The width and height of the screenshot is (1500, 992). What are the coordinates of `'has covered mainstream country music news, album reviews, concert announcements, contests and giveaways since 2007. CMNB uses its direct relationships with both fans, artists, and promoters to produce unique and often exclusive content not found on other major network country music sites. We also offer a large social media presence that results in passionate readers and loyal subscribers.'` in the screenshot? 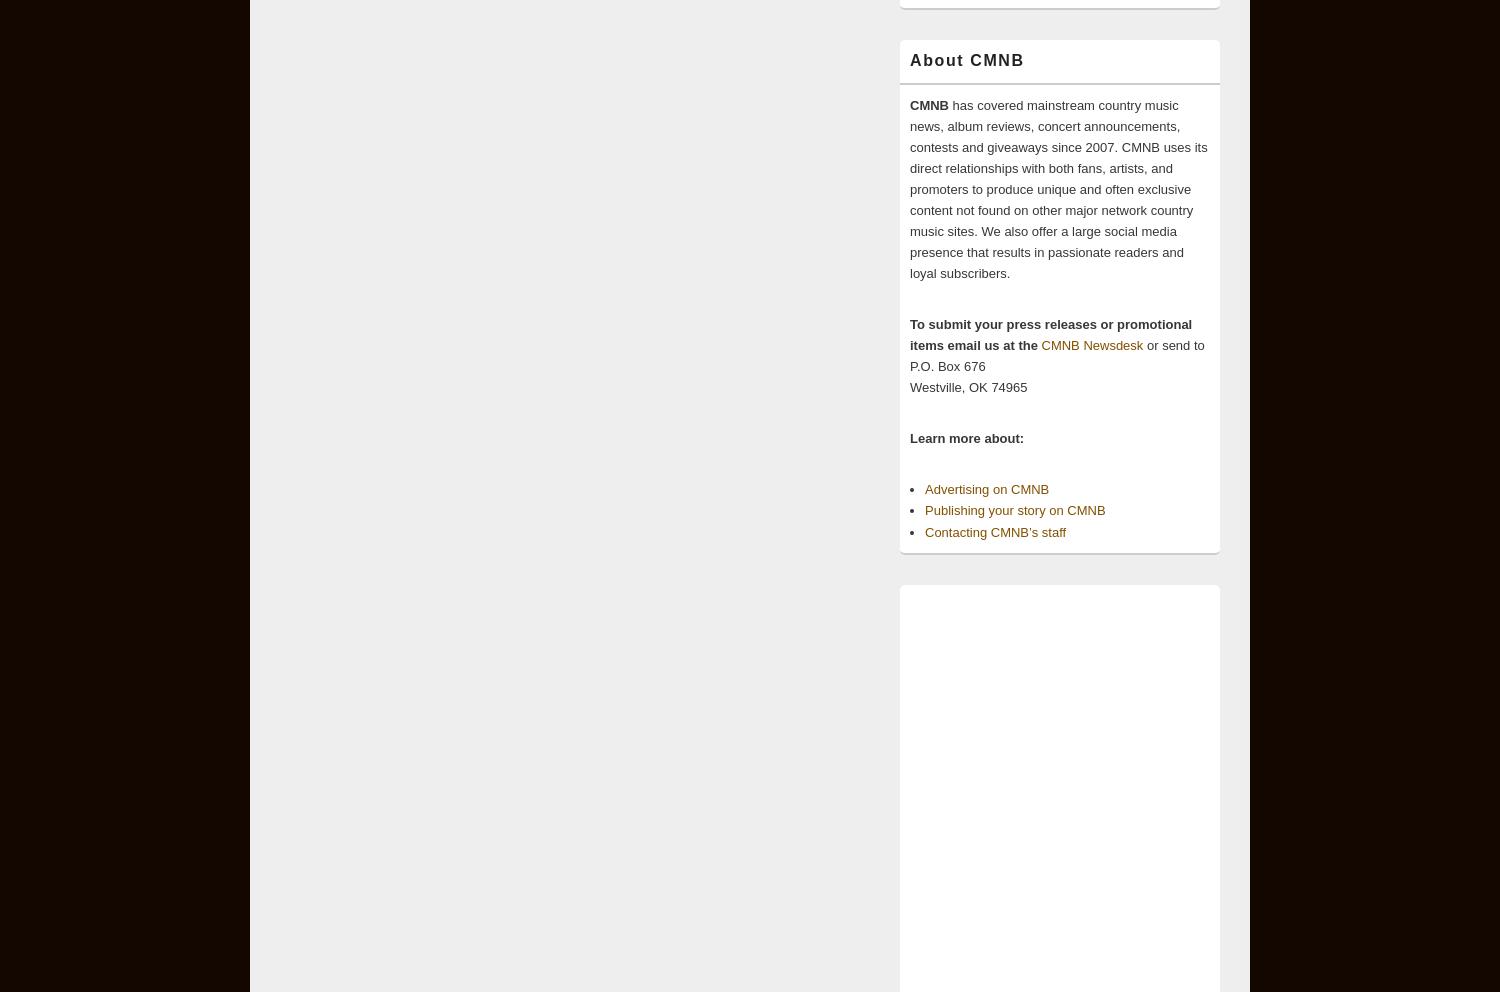 It's located at (910, 187).